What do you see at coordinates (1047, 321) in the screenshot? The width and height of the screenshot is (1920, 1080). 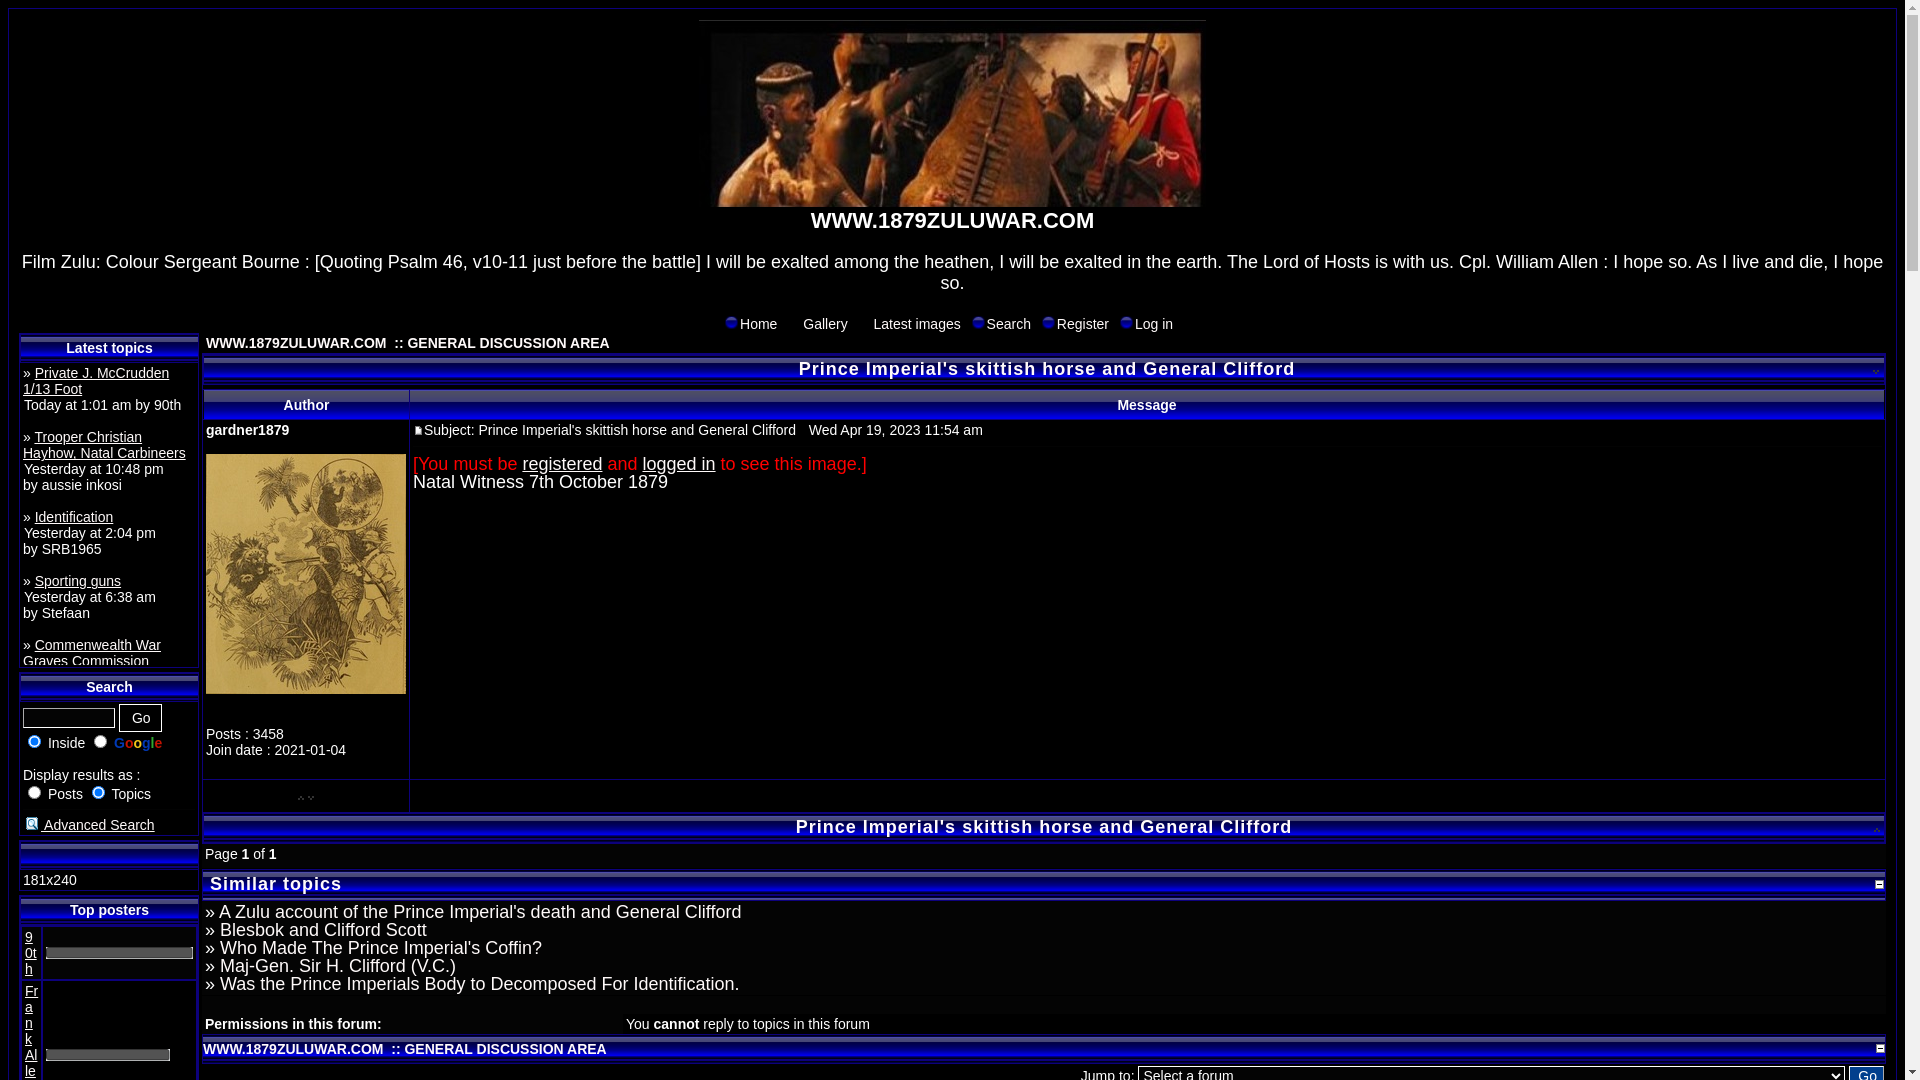 I see `'Register'` at bounding box center [1047, 321].